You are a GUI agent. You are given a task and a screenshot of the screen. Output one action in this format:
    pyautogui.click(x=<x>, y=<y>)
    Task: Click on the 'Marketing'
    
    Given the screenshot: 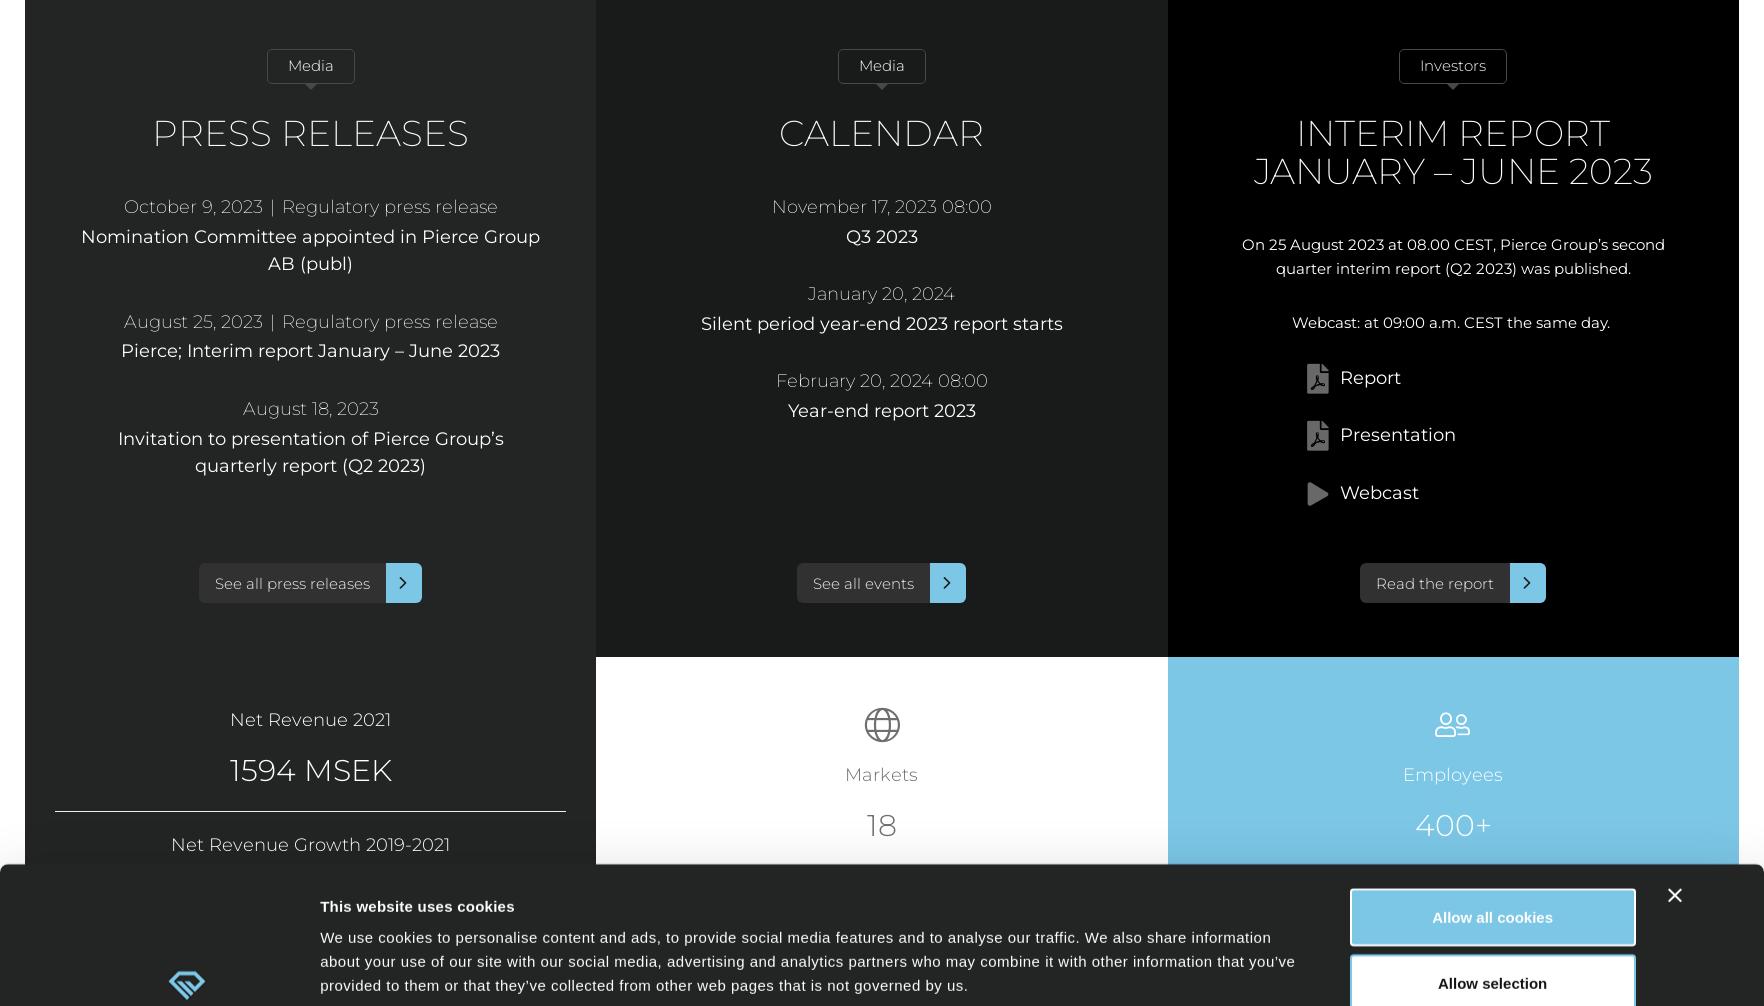 What is the action you would take?
    pyautogui.click(x=914, y=939)
    